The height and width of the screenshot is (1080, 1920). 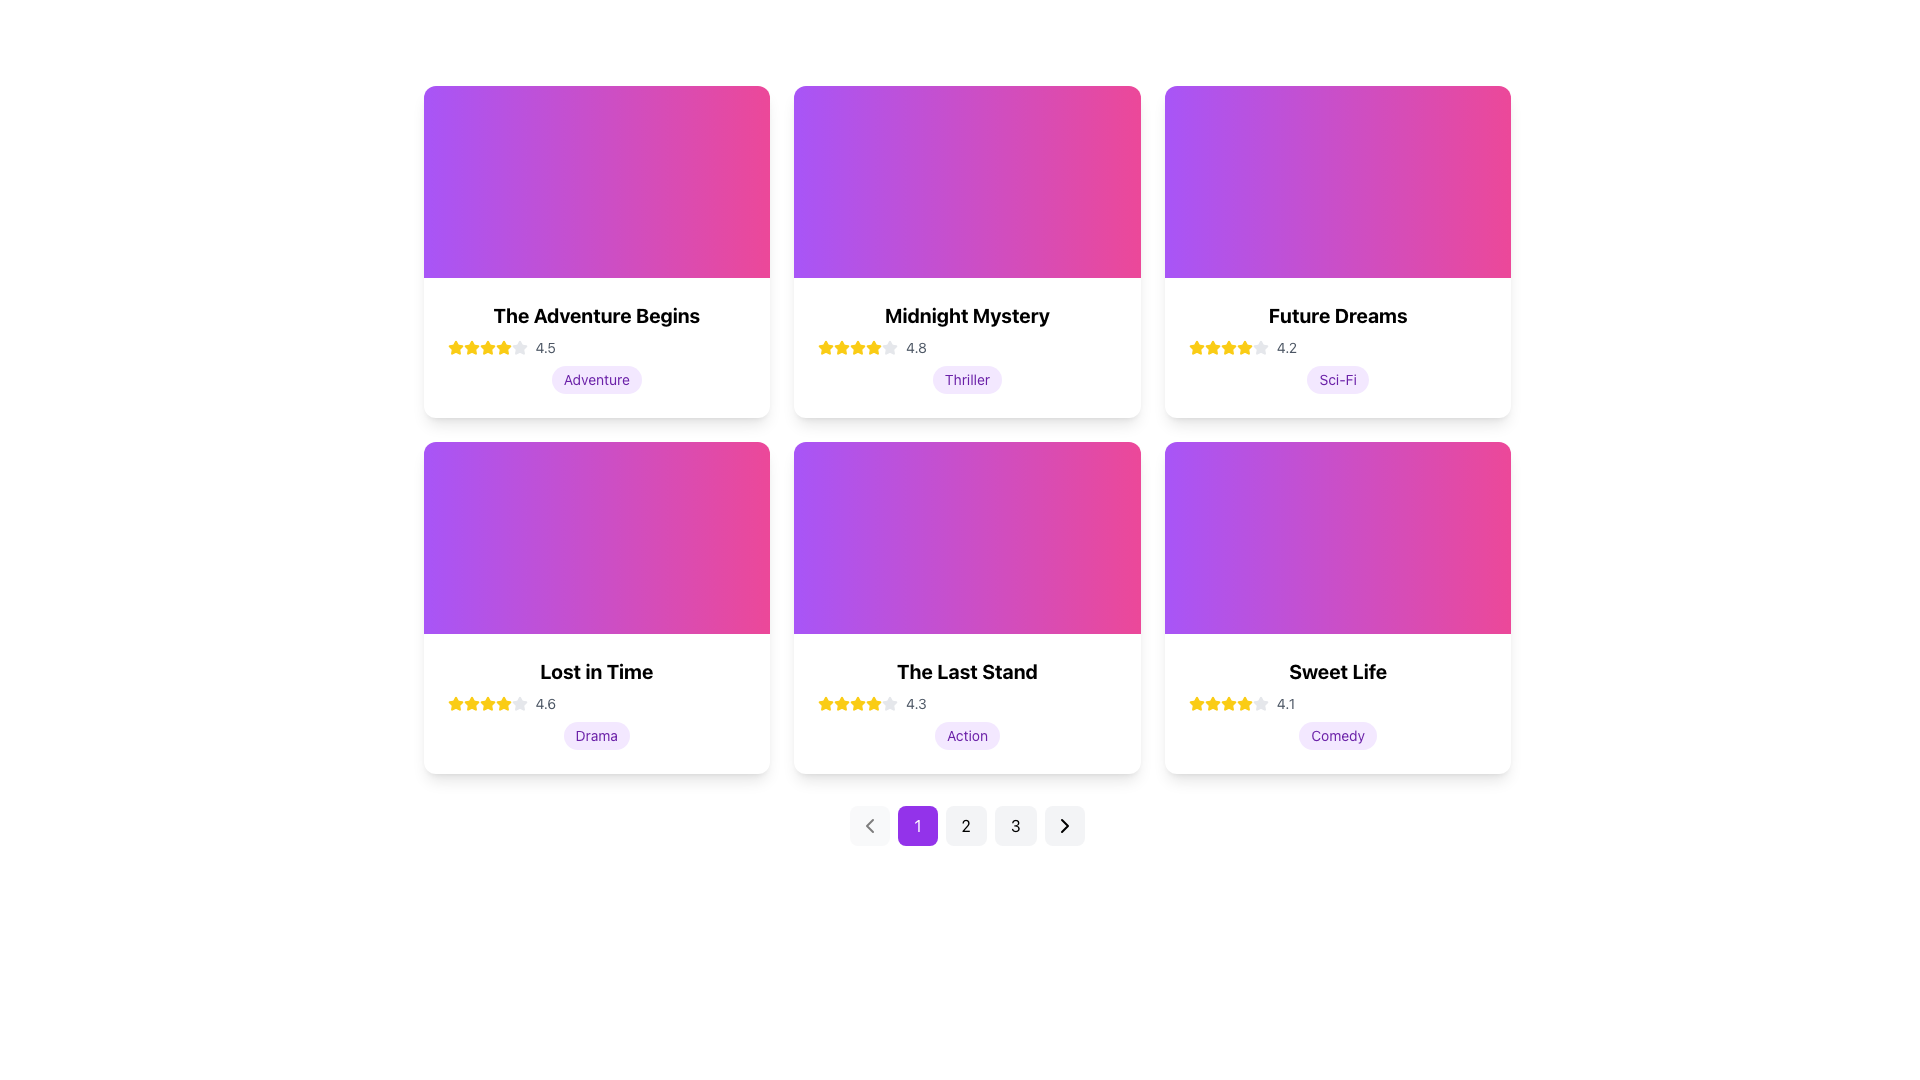 I want to click on the third rating star icon located in the second row below the 'Midnight Mystery' card, so click(x=858, y=346).